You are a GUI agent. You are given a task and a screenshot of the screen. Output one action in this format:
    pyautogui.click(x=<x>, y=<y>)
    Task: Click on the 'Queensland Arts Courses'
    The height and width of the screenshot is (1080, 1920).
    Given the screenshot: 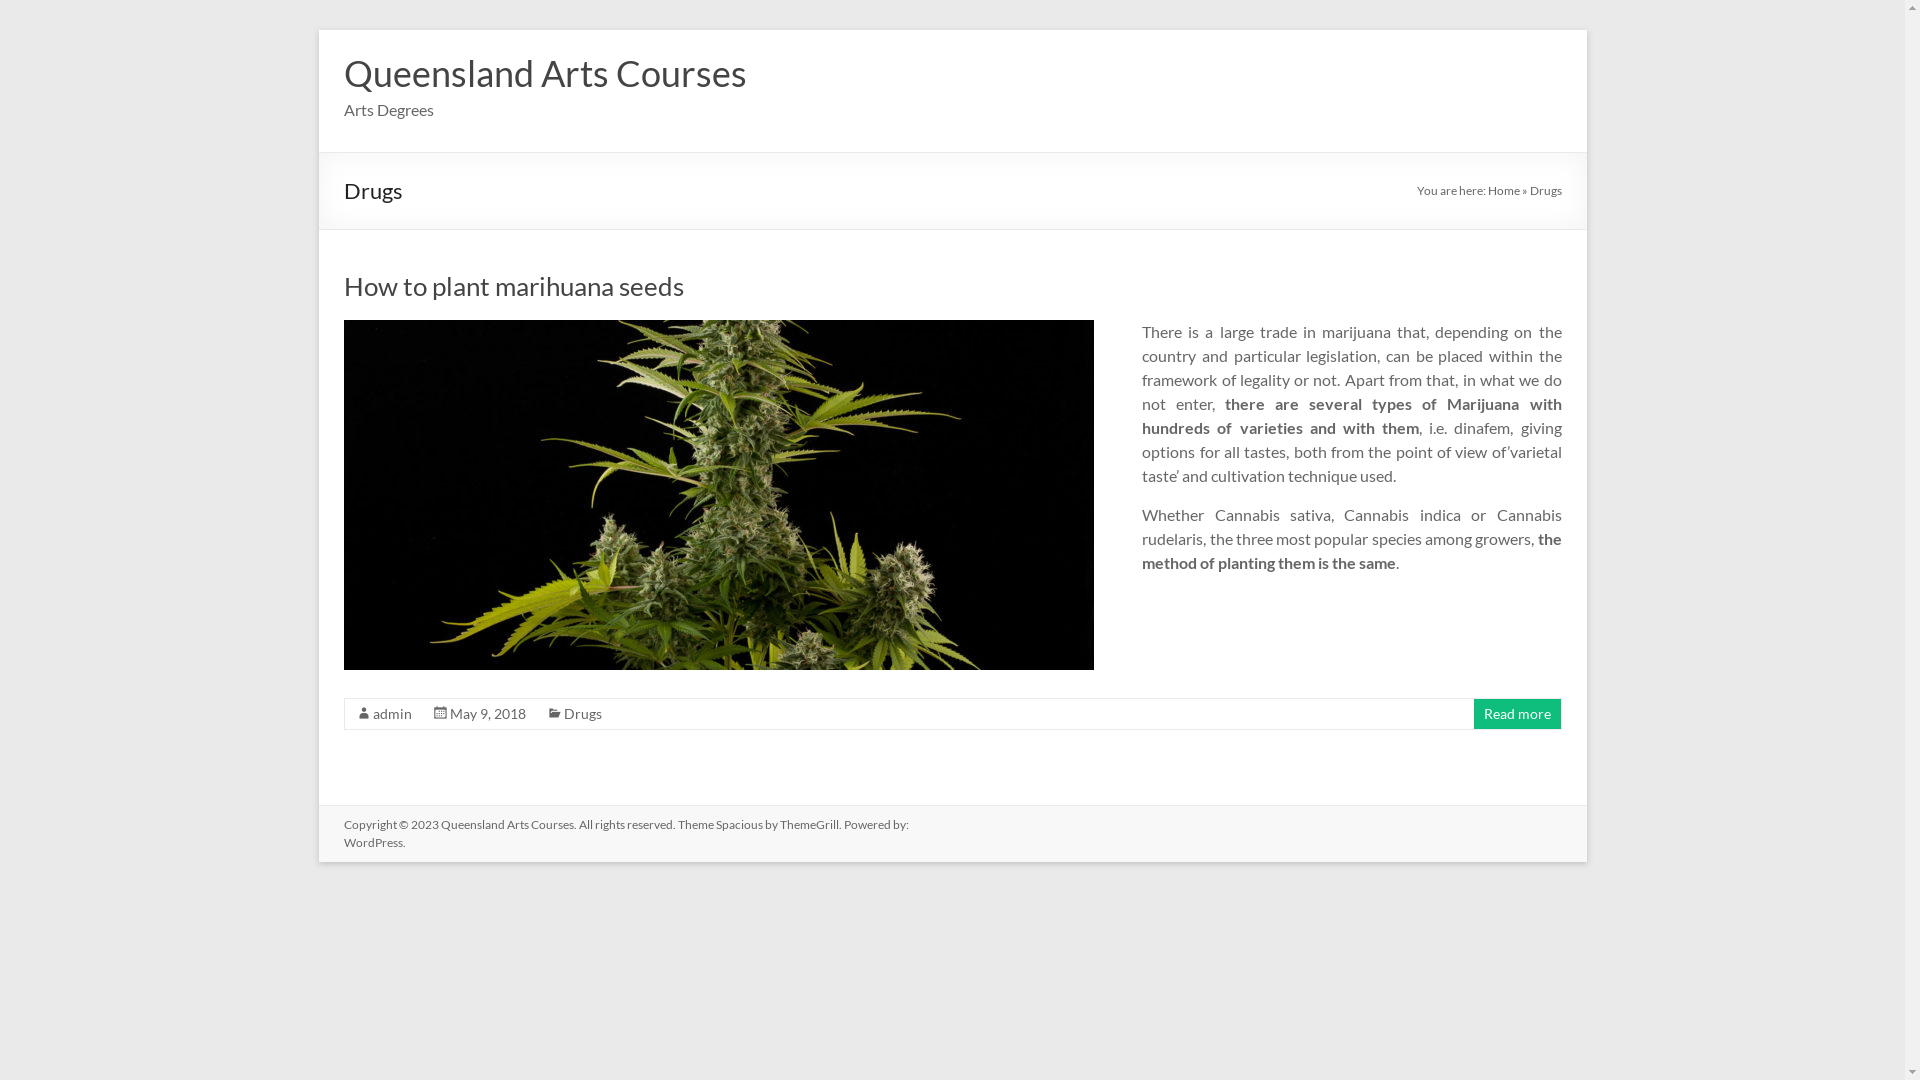 What is the action you would take?
    pyautogui.click(x=439, y=824)
    